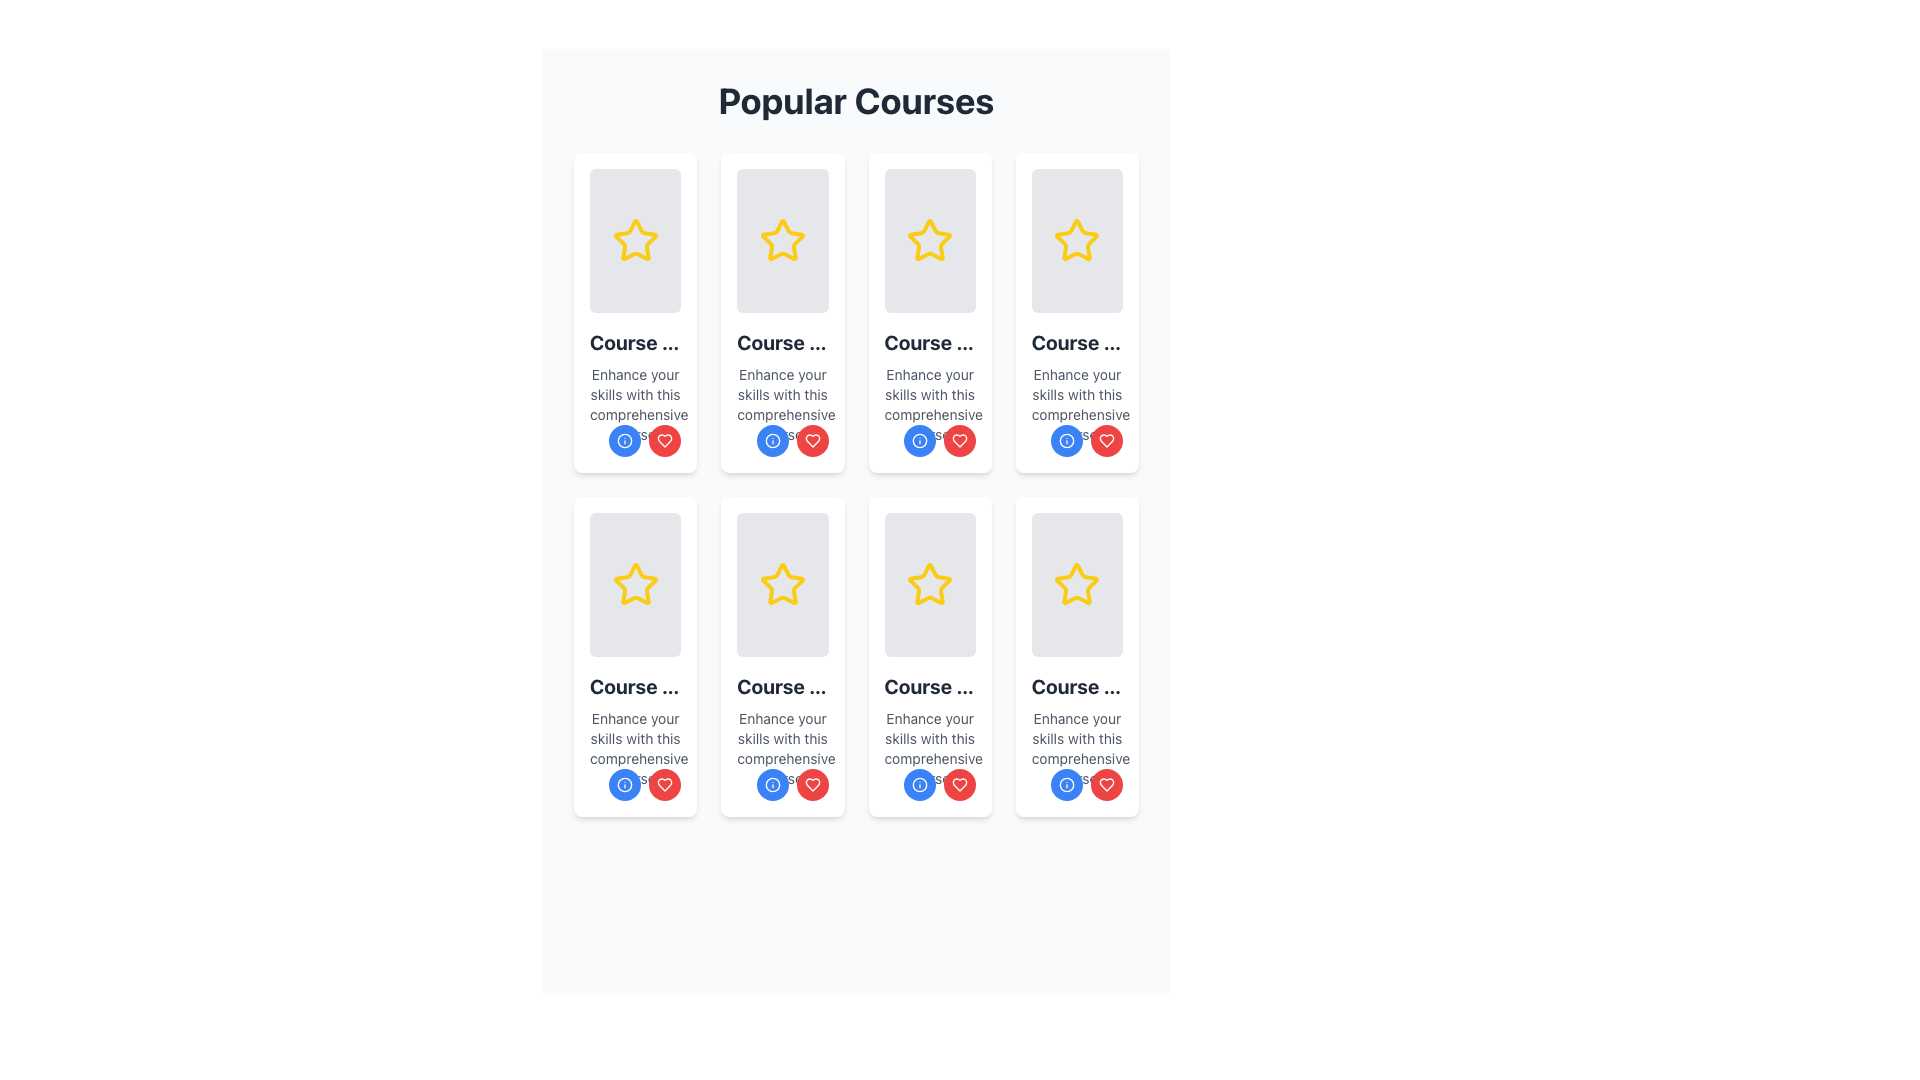  I want to click on the heart-shaped icon button with a red background, so click(958, 784).